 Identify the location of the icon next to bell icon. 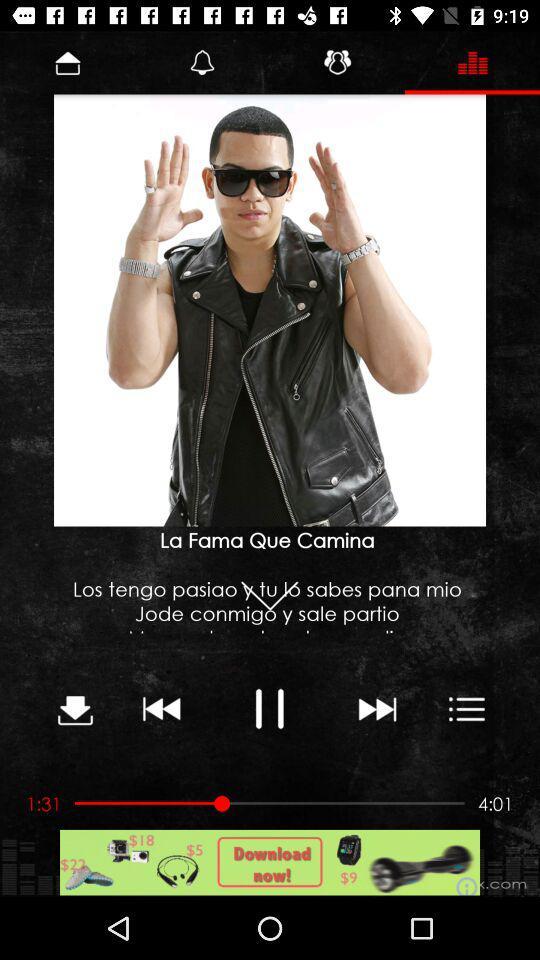
(337, 62).